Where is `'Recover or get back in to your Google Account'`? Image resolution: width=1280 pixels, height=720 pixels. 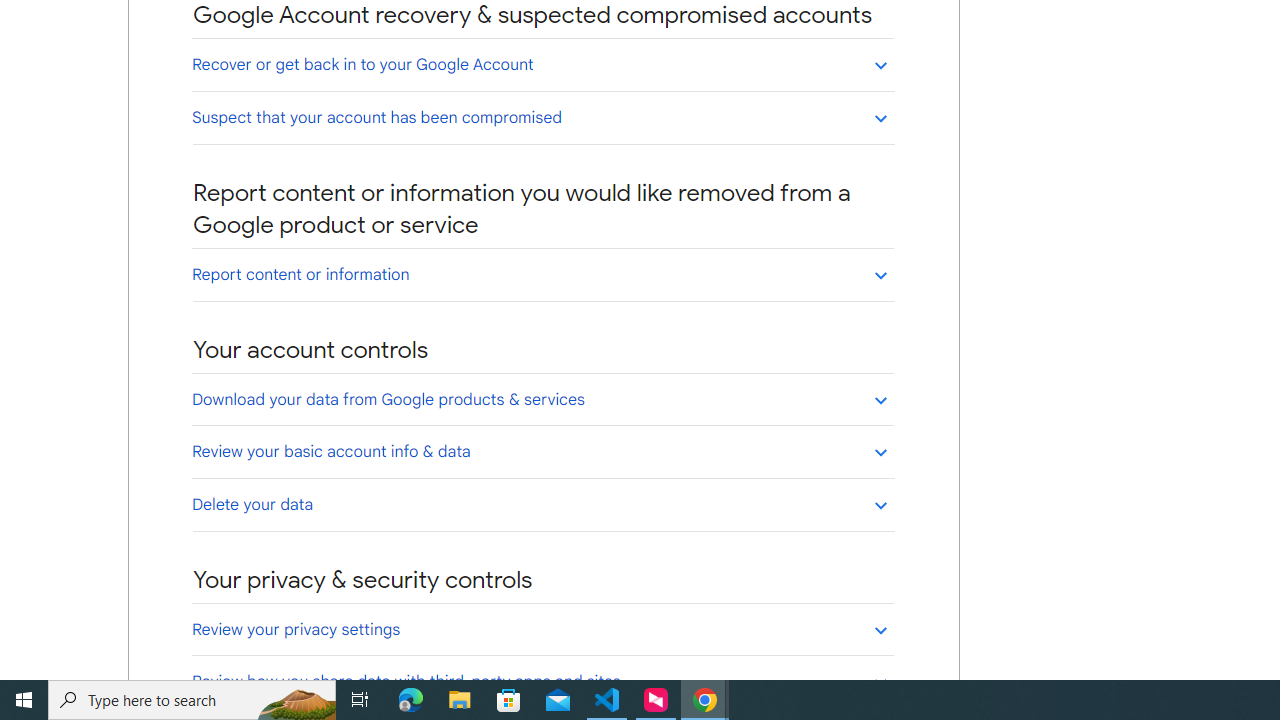
'Recover or get back in to your Google Account' is located at coordinates (542, 63).